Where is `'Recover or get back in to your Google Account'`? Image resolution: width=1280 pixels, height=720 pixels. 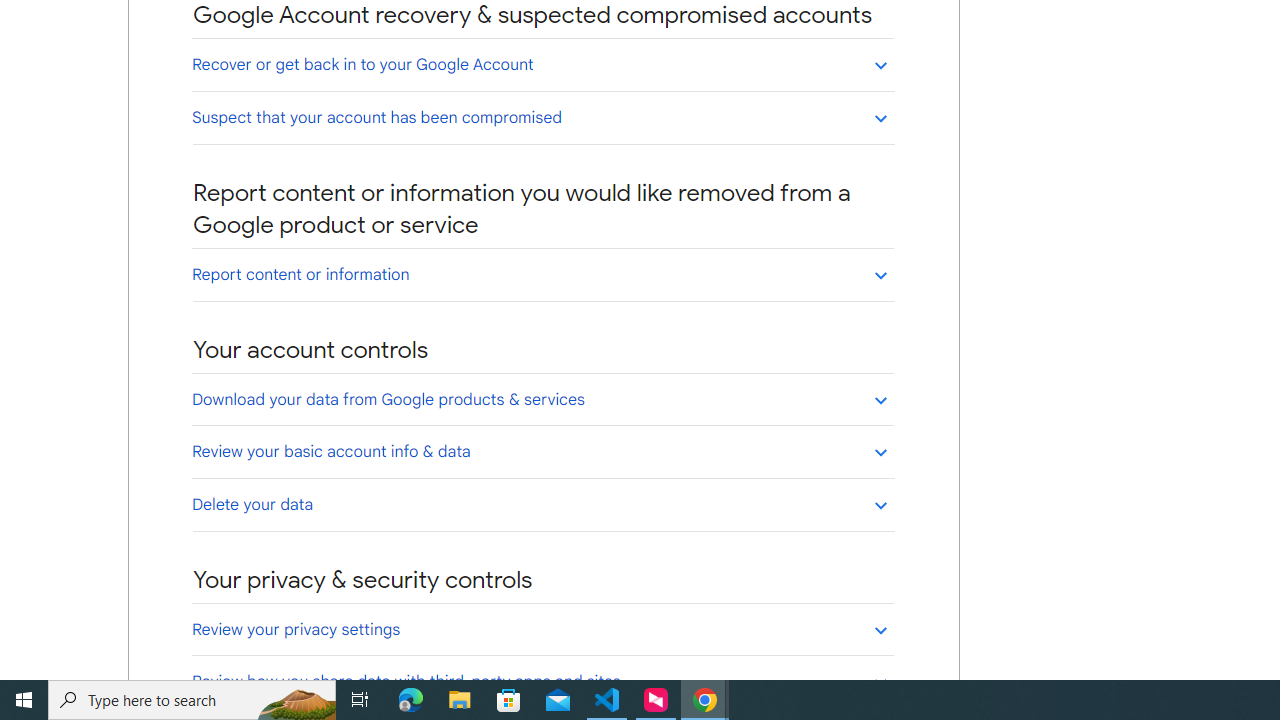
'Recover or get back in to your Google Account' is located at coordinates (542, 63).